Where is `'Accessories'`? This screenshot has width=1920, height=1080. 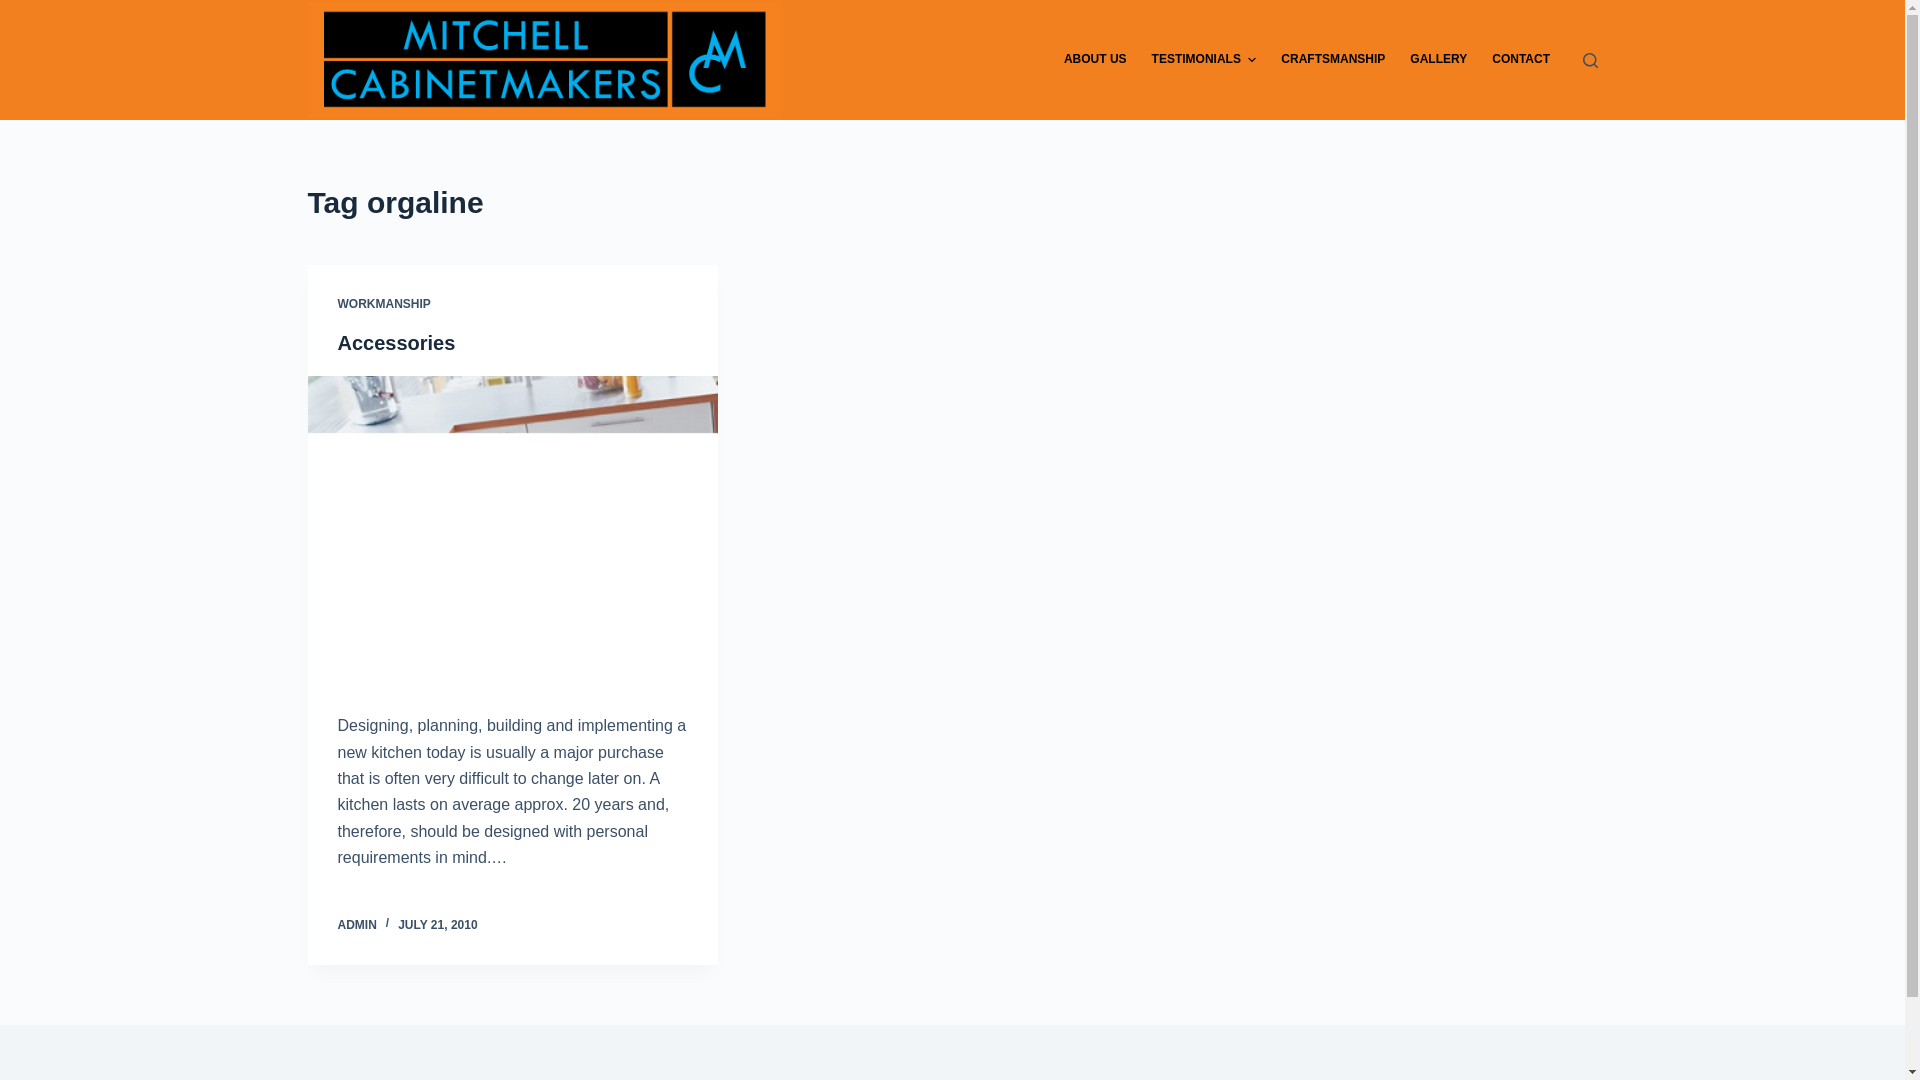 'Accessories' is located at coordinates (397, 342).